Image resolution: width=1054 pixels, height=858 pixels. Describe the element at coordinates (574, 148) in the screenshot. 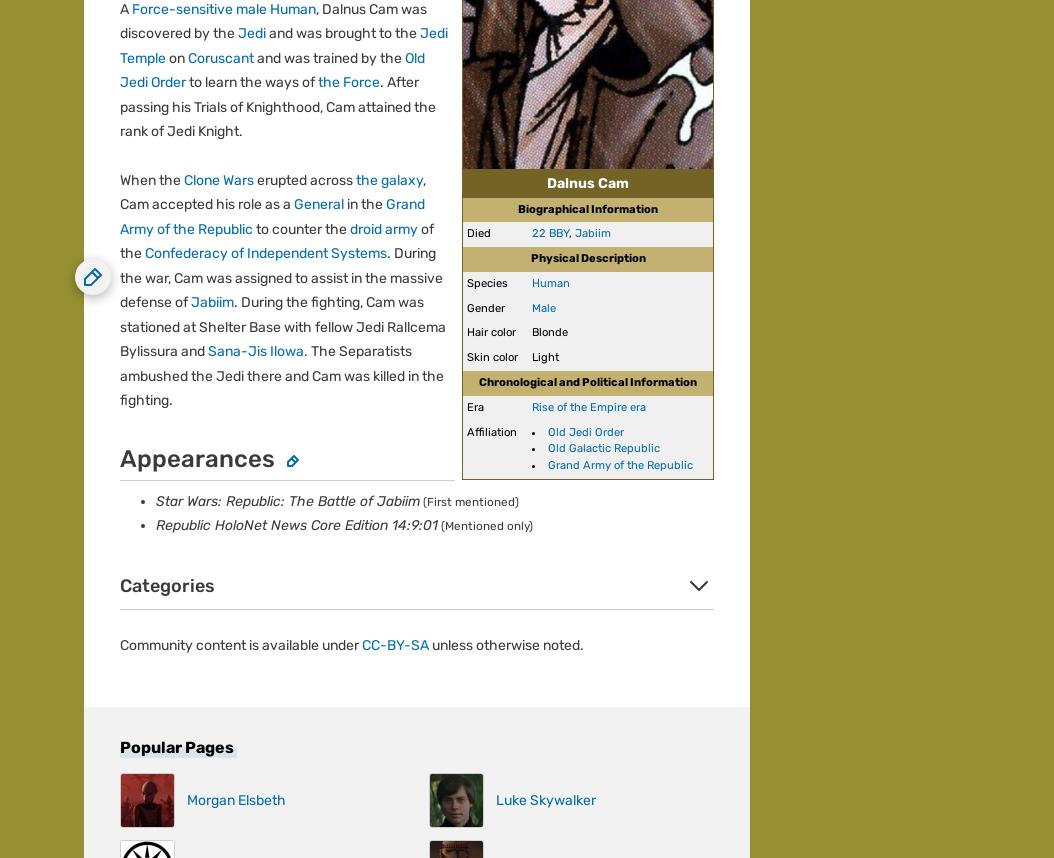

I see `'Do Not Sell or Share My Personal Information'` at that location.